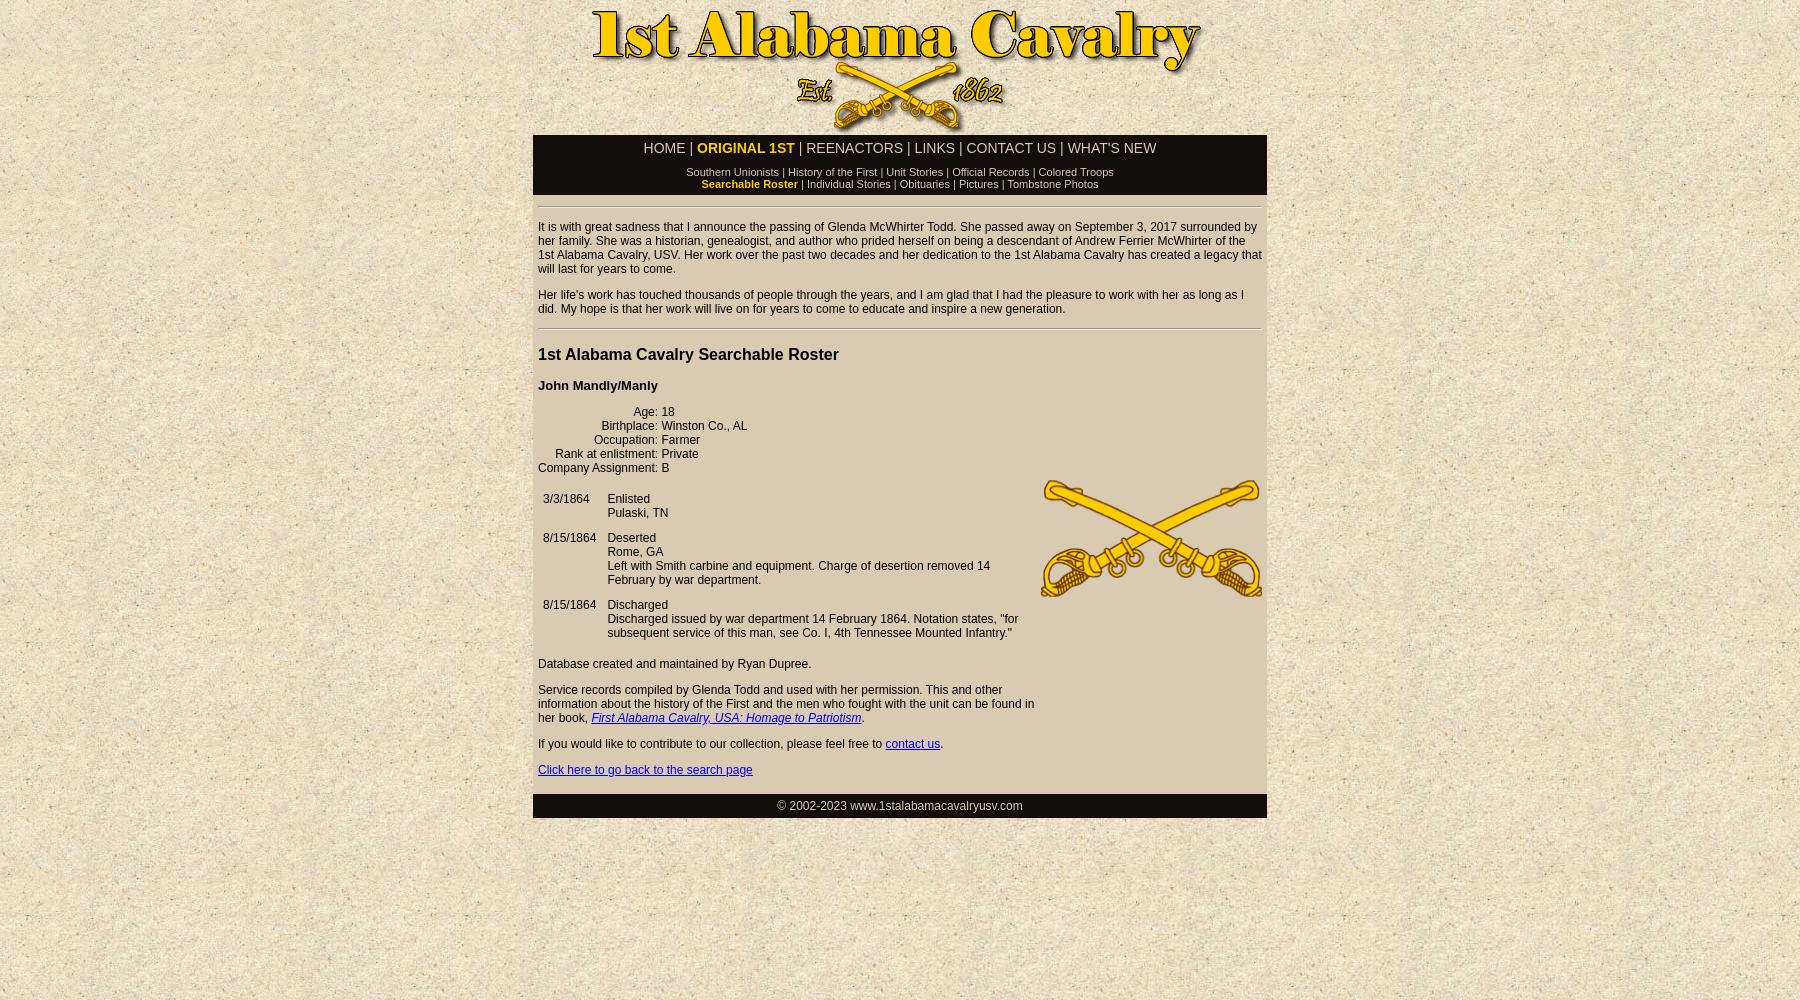 The width and height of the screenshot is (1800, 1000). Describe the element at coordinates (731, 172) in the screenshot. I see `'Southern Unionists'` at that location.